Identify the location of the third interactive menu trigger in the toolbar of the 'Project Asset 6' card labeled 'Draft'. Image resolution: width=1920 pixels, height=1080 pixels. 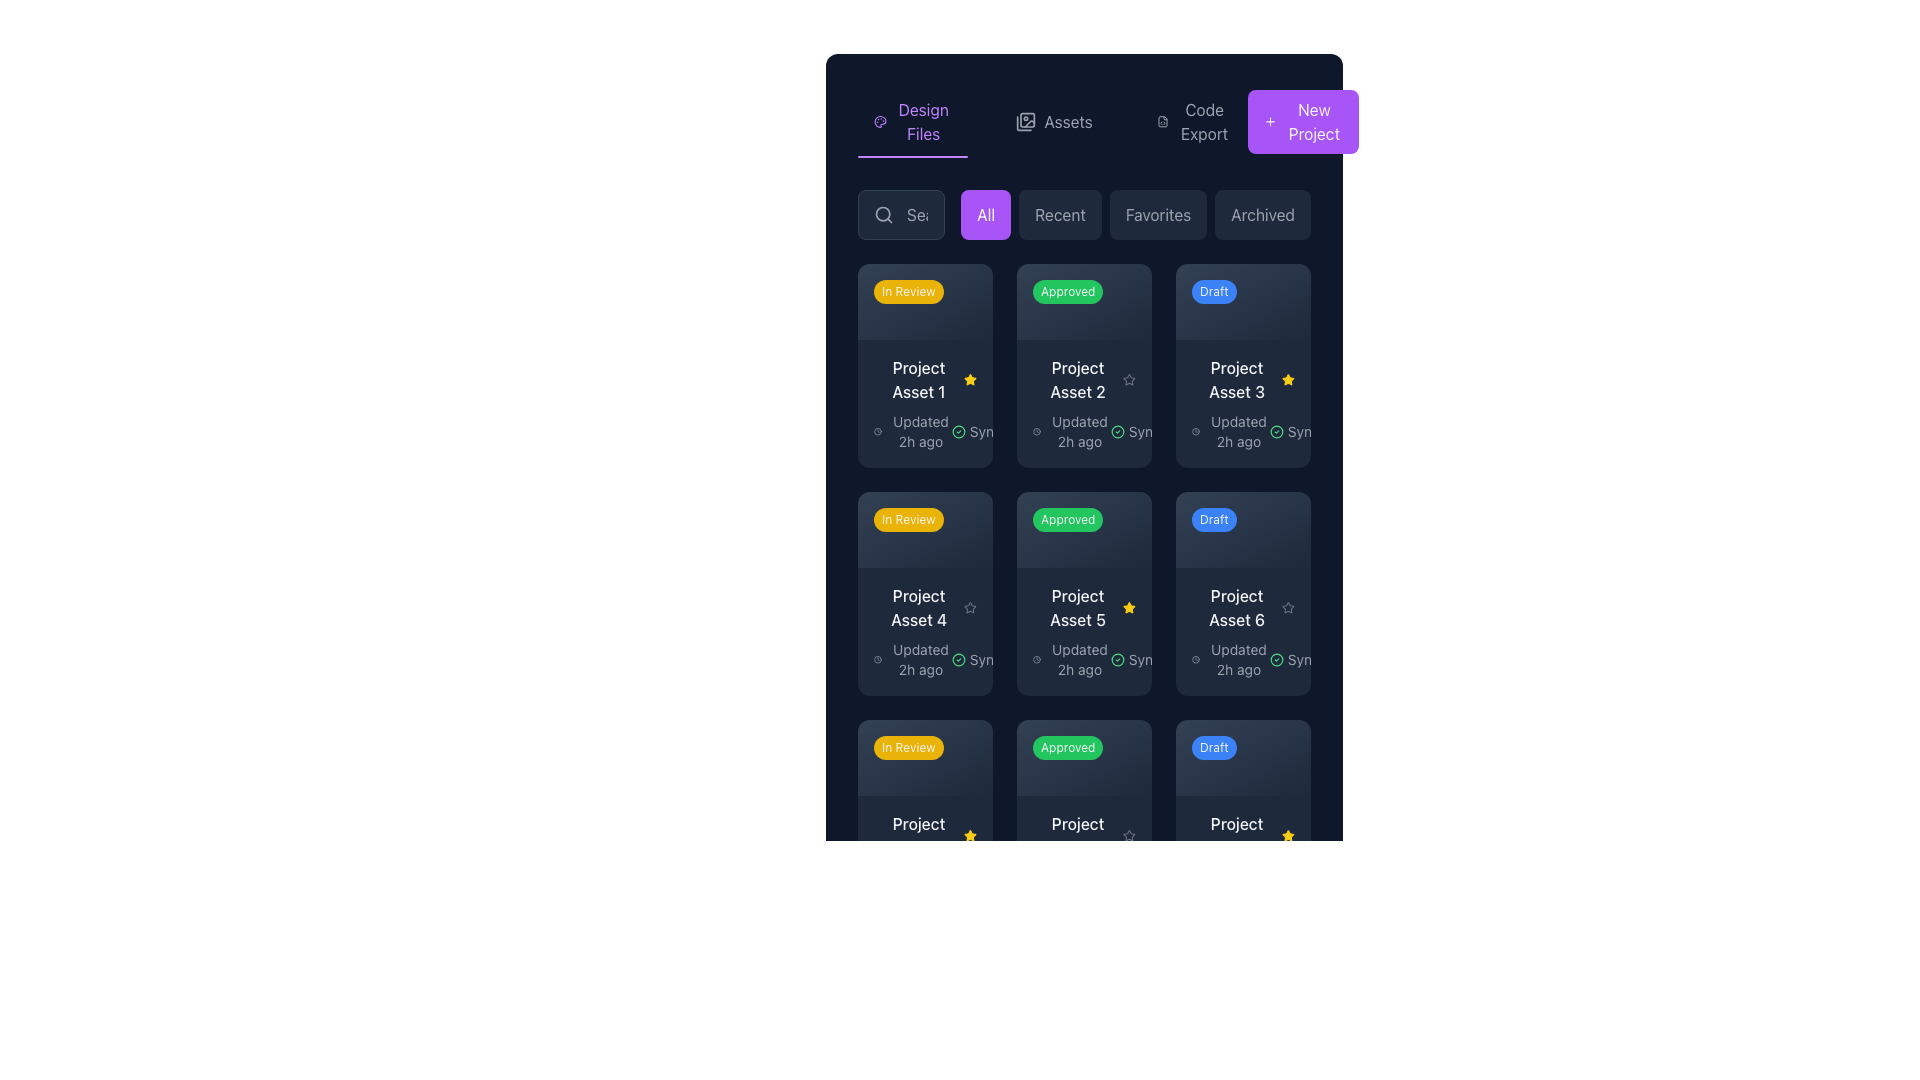
(1277, 751).